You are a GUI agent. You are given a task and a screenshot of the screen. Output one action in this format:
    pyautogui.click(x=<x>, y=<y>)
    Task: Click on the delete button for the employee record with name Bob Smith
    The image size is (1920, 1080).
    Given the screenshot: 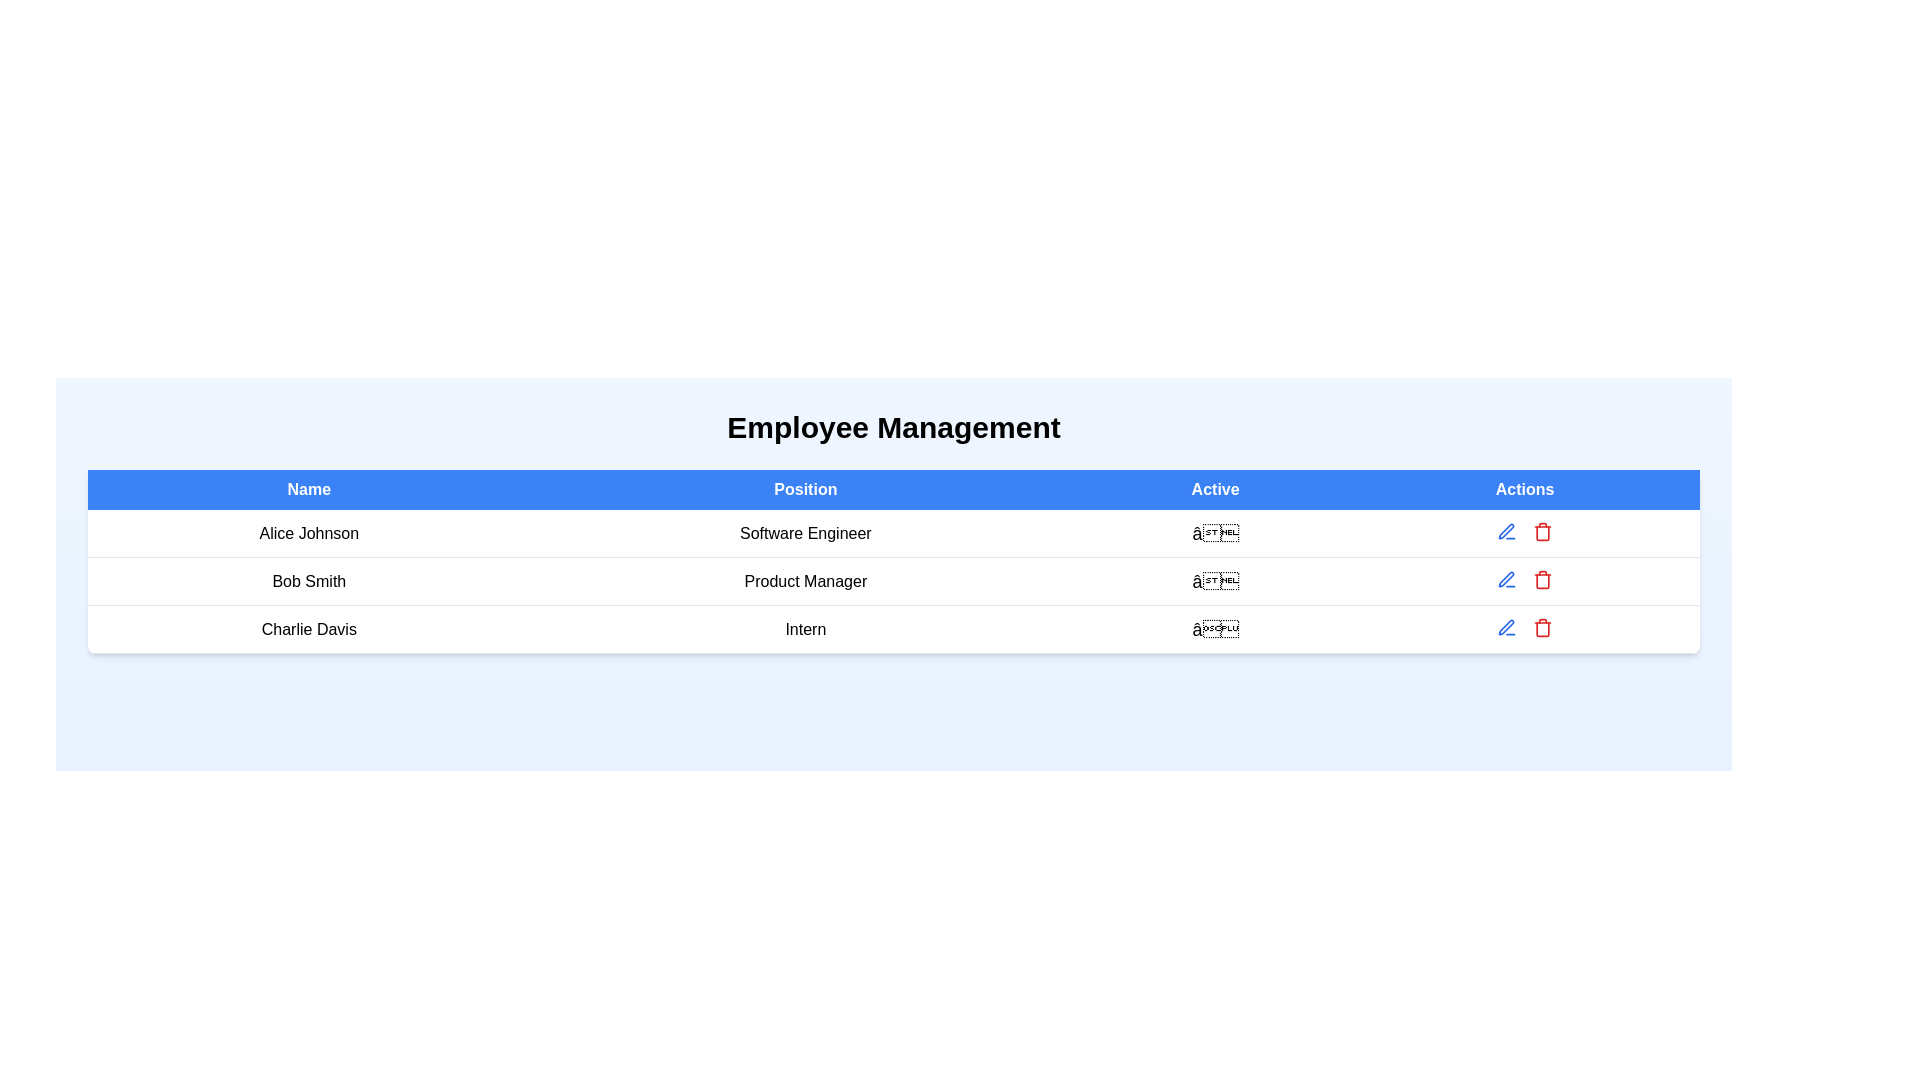 What is the action you would take?
    pyautogui.click(x=1542, y=579)
    